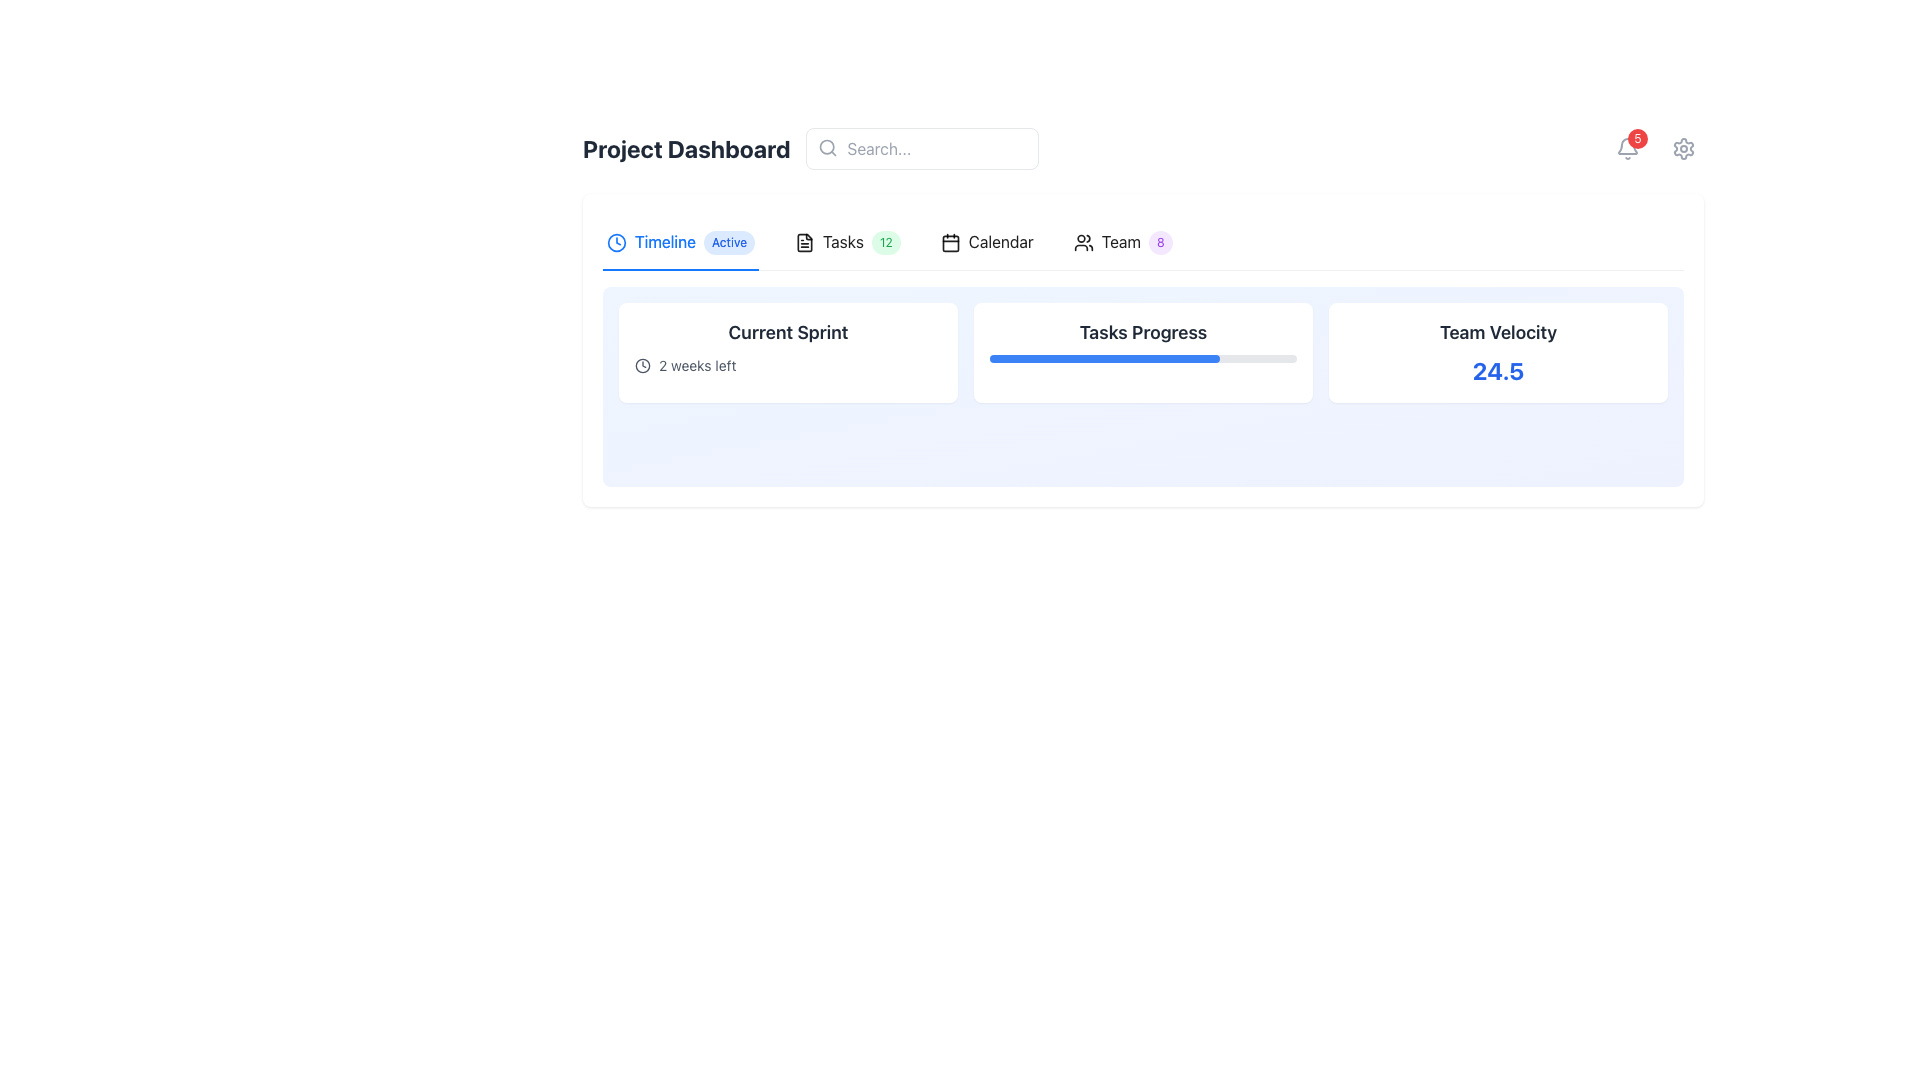 This screenshot has width=1920, height=1080. Describe the element at coordinates (1498, 352) in the screenshot. I see `content displayed on the Informational card that shows the team's velocity, located in the third column of the dashboard grid, to the right of the 'Tasks Progress' card` at that location.